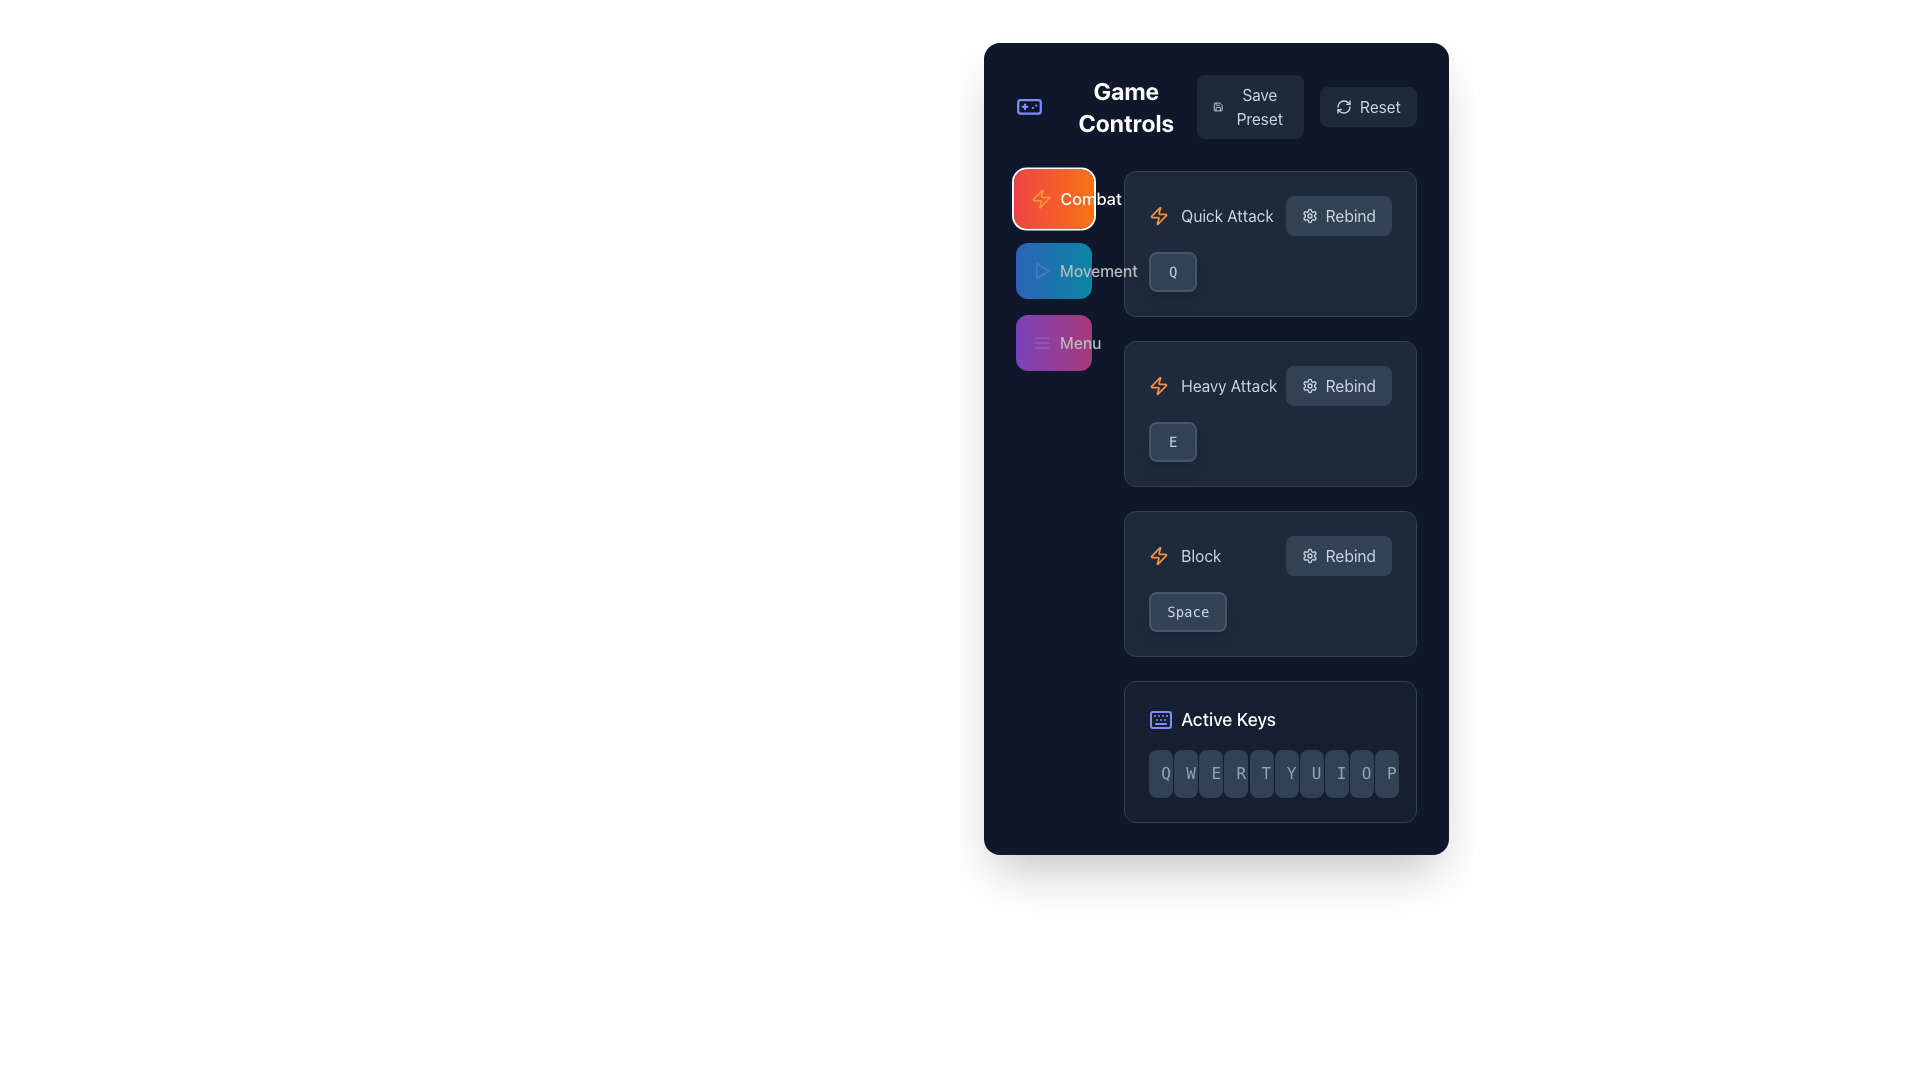  I want to click on the section header labeled 'Game Controls' which features a bold white text and an indigo gamepad icon, located towards the upper-left corner of the interface, so click(1105, 107).